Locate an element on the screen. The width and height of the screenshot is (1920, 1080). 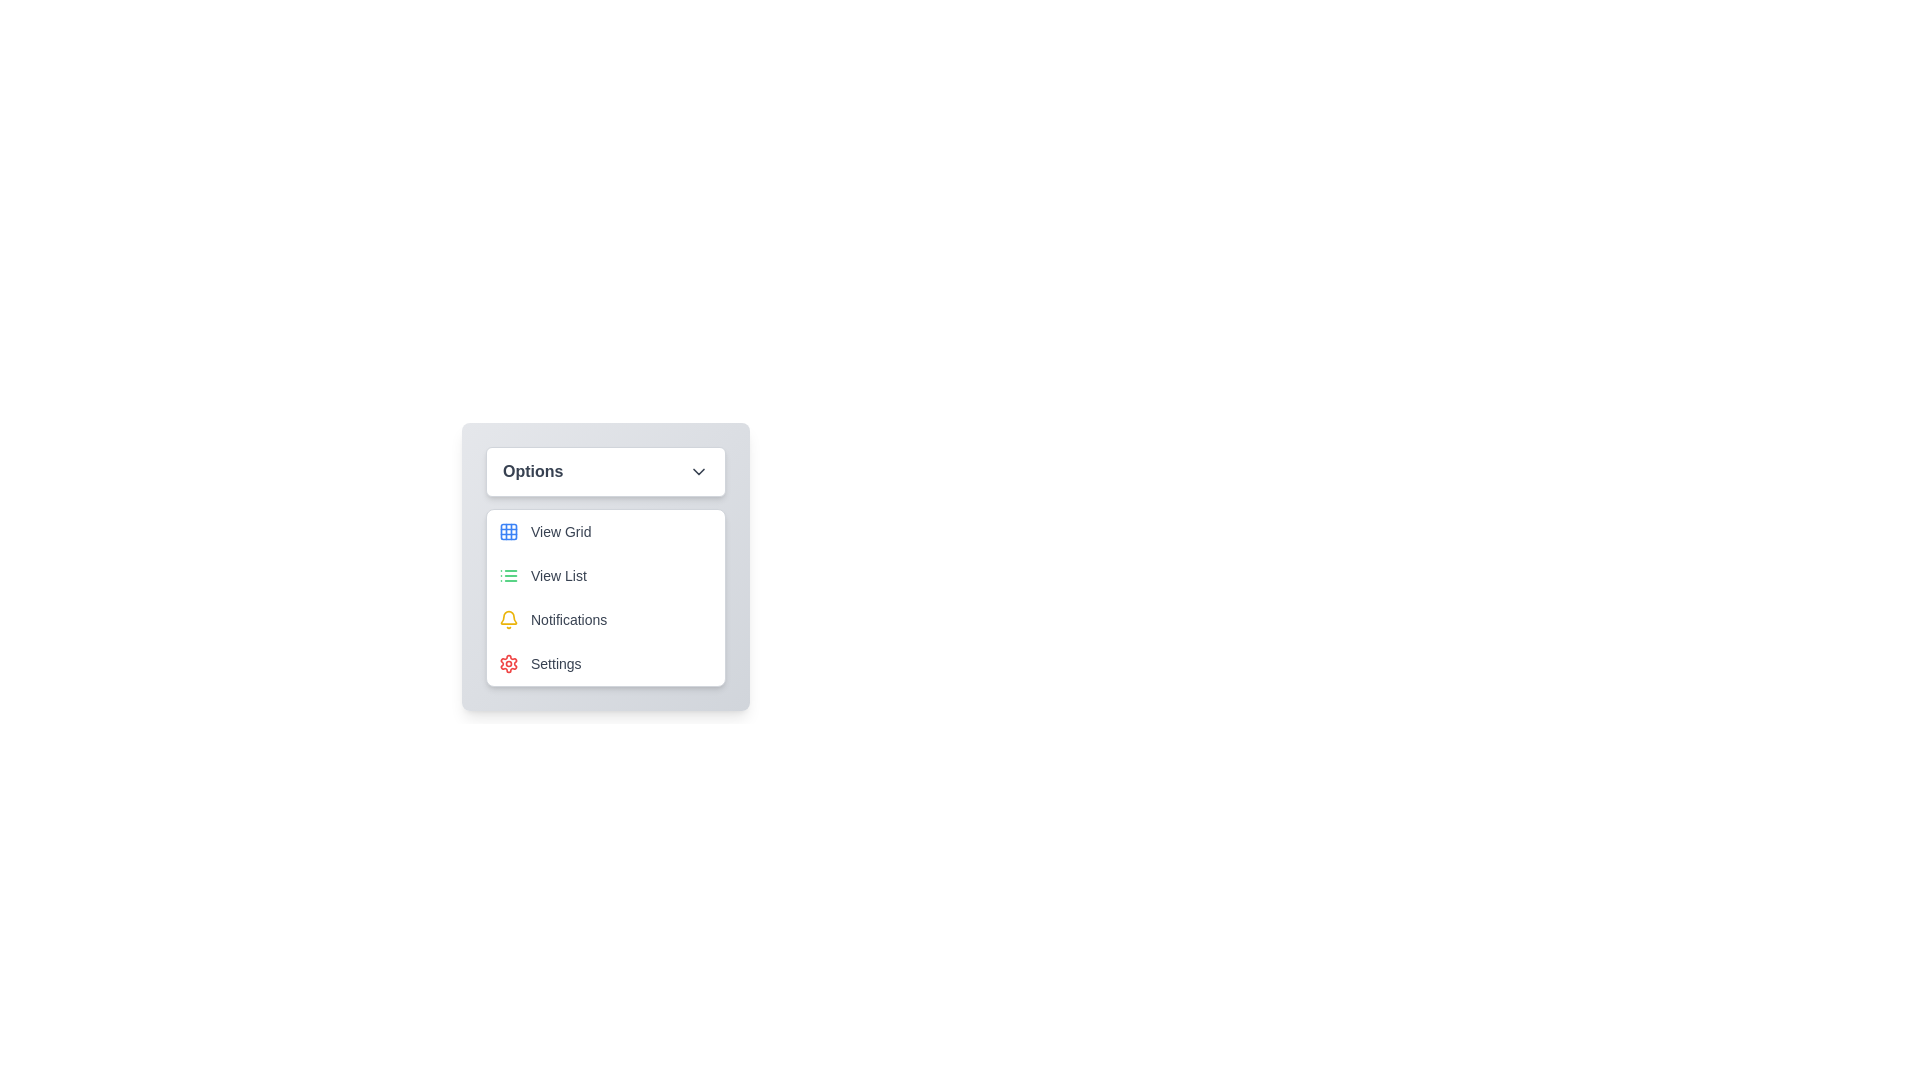
the third menu item in the vertical list, which is located between 'View List' and 'Settings', to trigger the contextual menu is located at coordinates (604, 619).